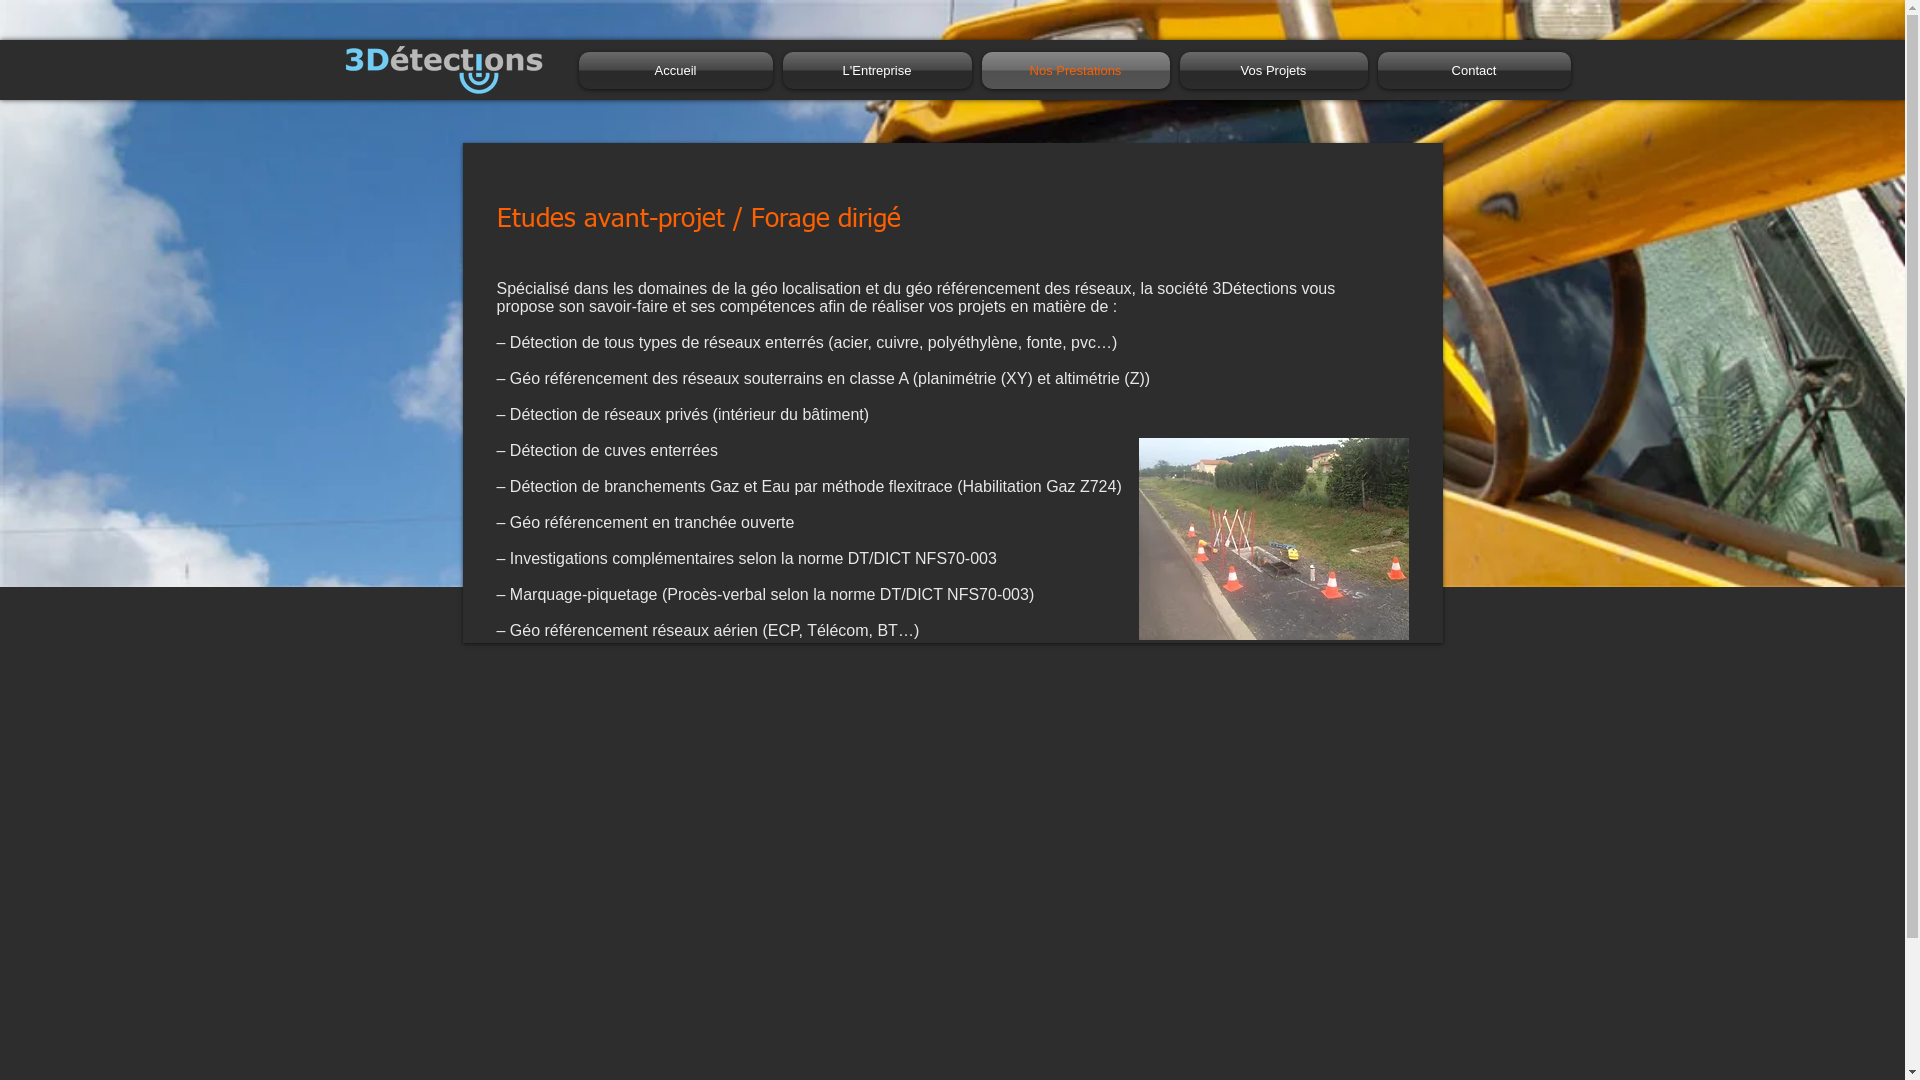 The width and height of the screenshot is (1920, 1080). I want to click on 'Accueil', so click(576, 69).